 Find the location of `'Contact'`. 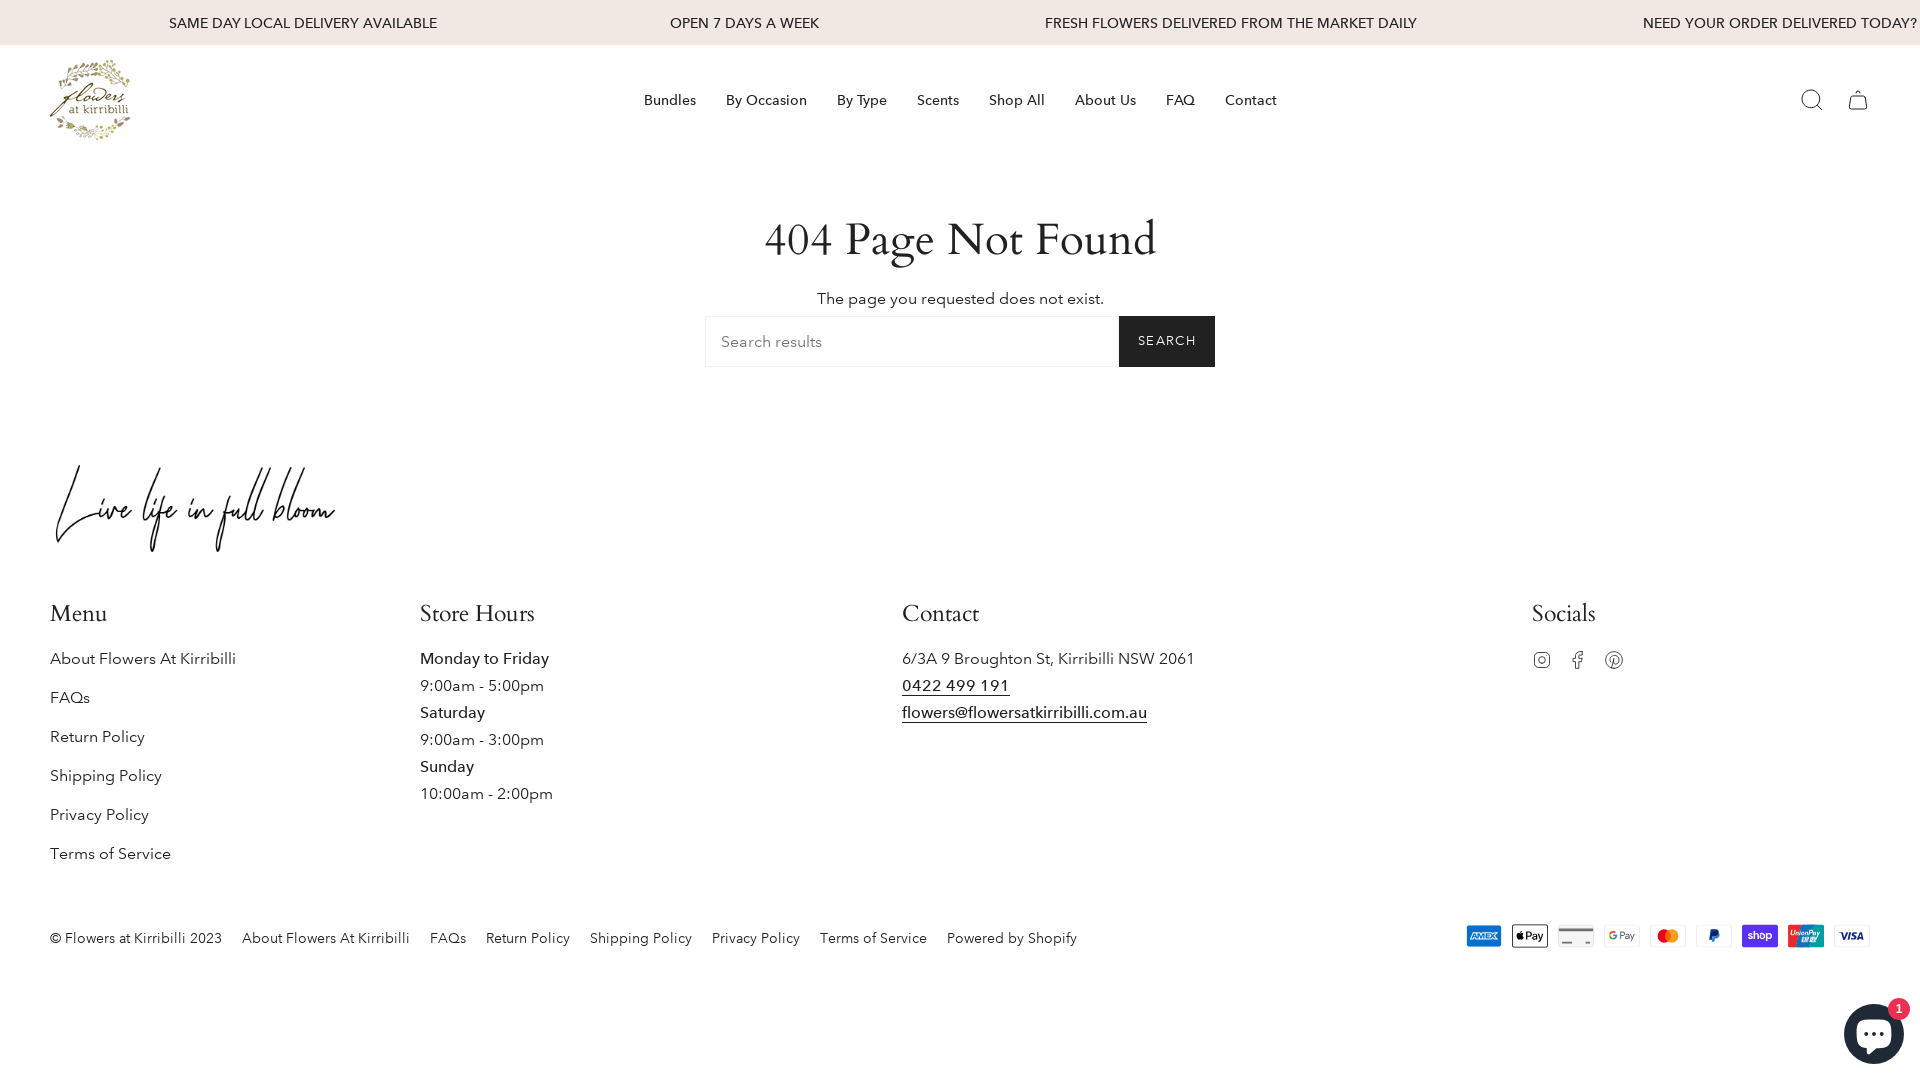

'Contact' is located at coordinates (1208, 100).